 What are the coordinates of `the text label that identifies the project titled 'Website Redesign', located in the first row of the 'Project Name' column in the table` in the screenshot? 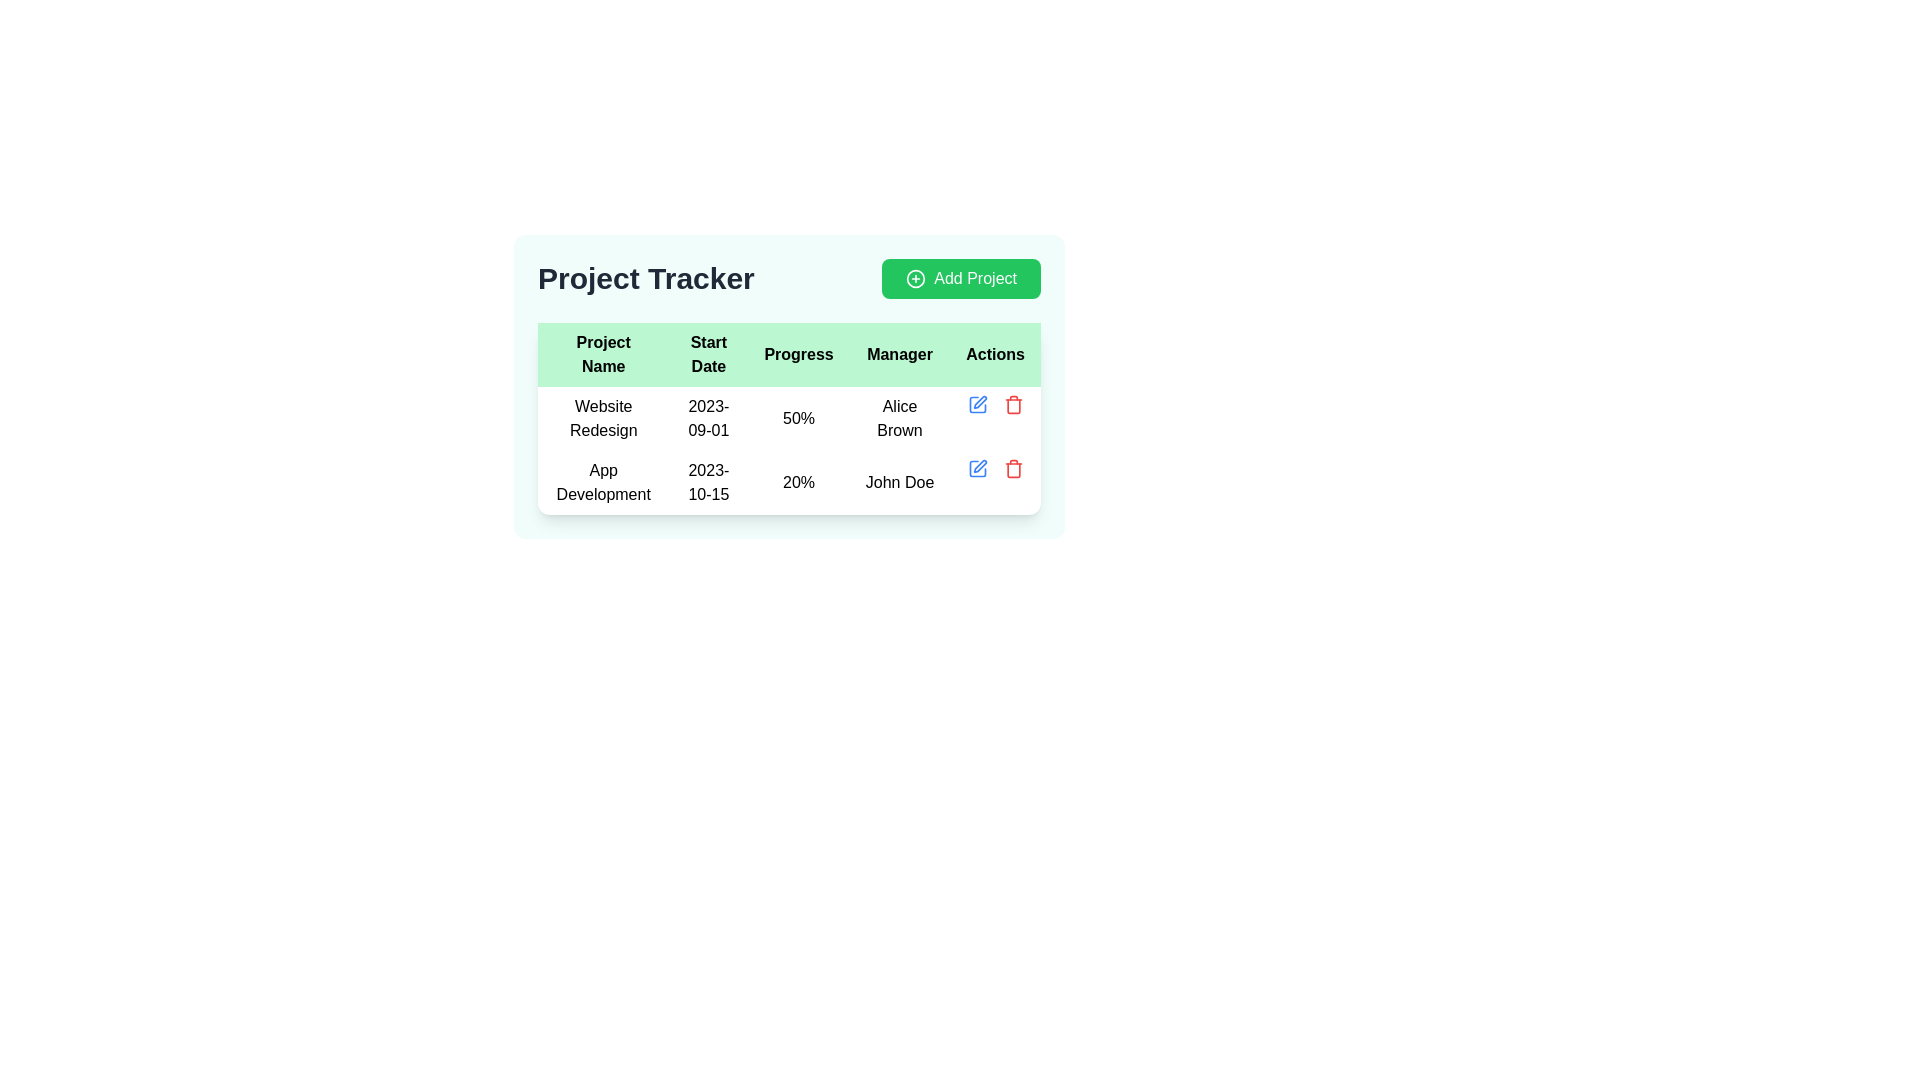 It's located at (602, 418).